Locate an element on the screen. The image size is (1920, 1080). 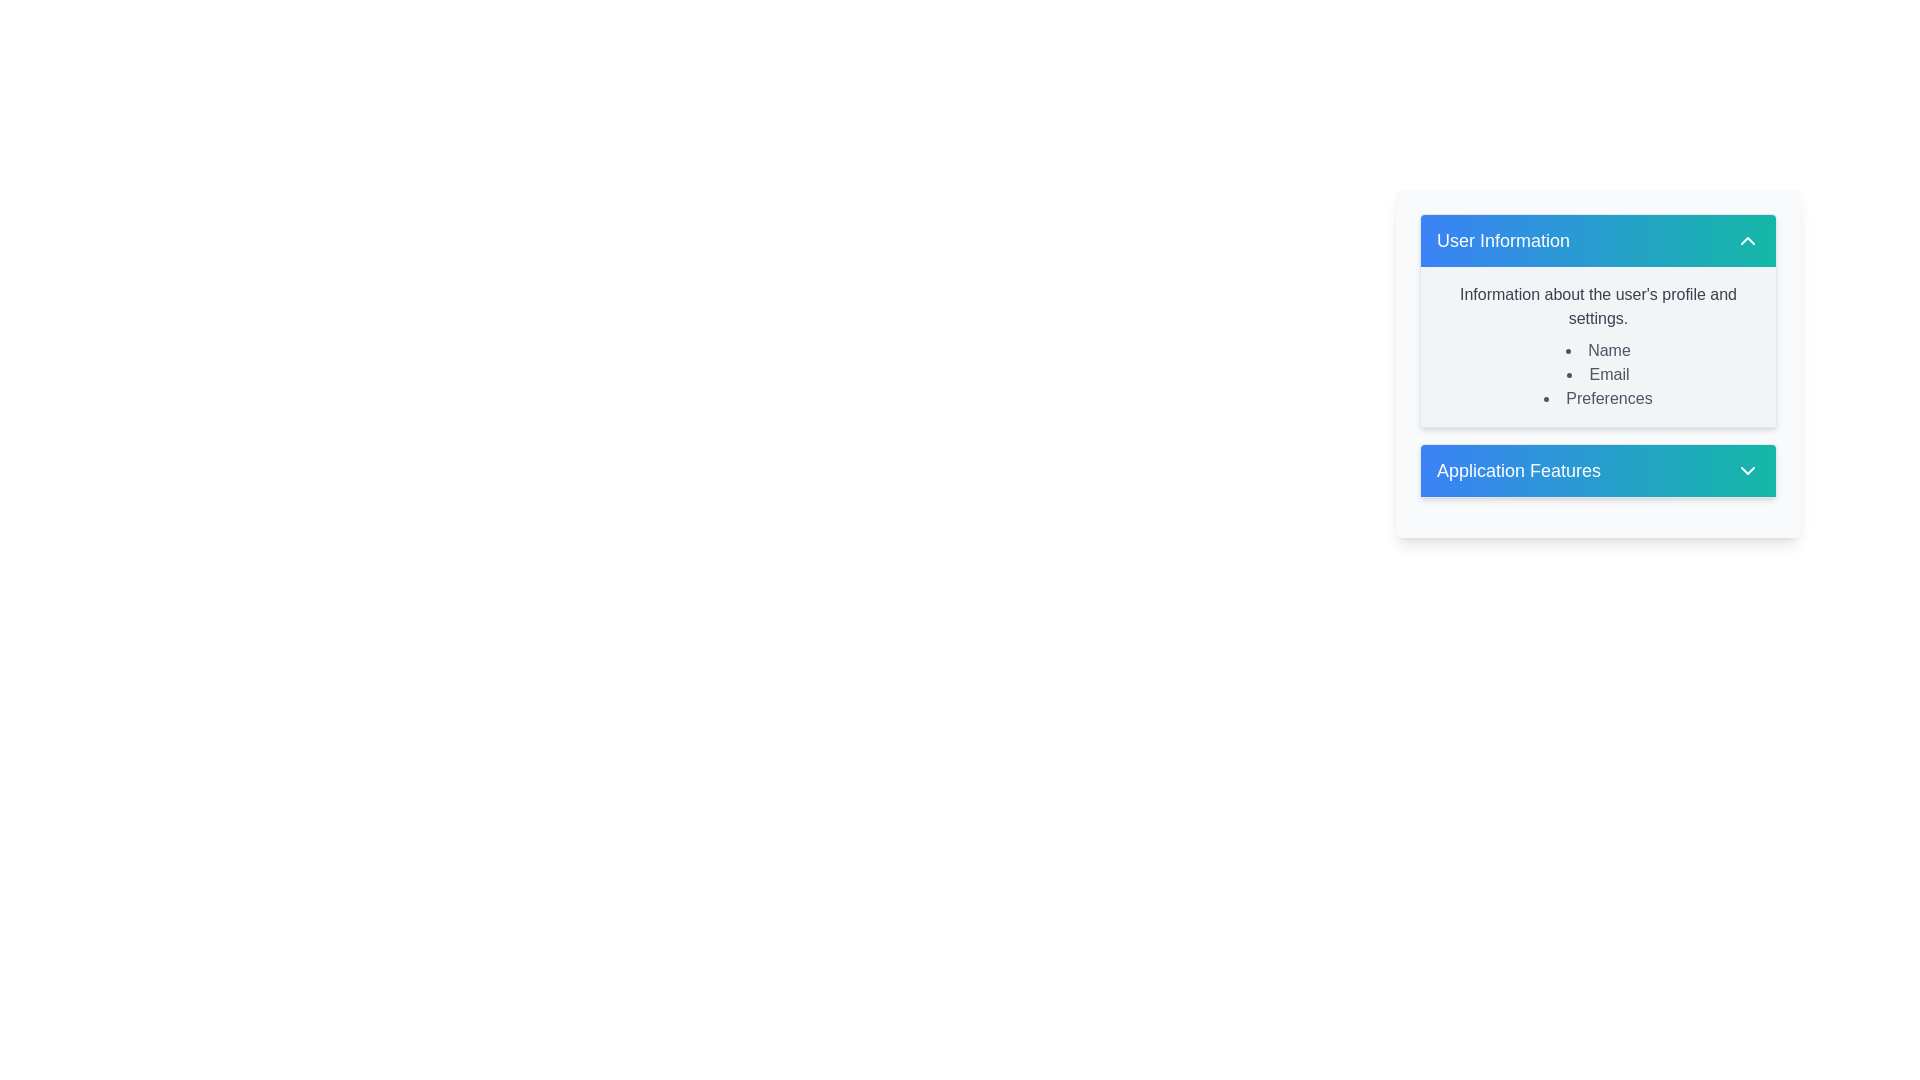
and understand the detailed user profile information displayed in the text block located in the 'User Information' section of the card is located at coordinates (1597, 346).